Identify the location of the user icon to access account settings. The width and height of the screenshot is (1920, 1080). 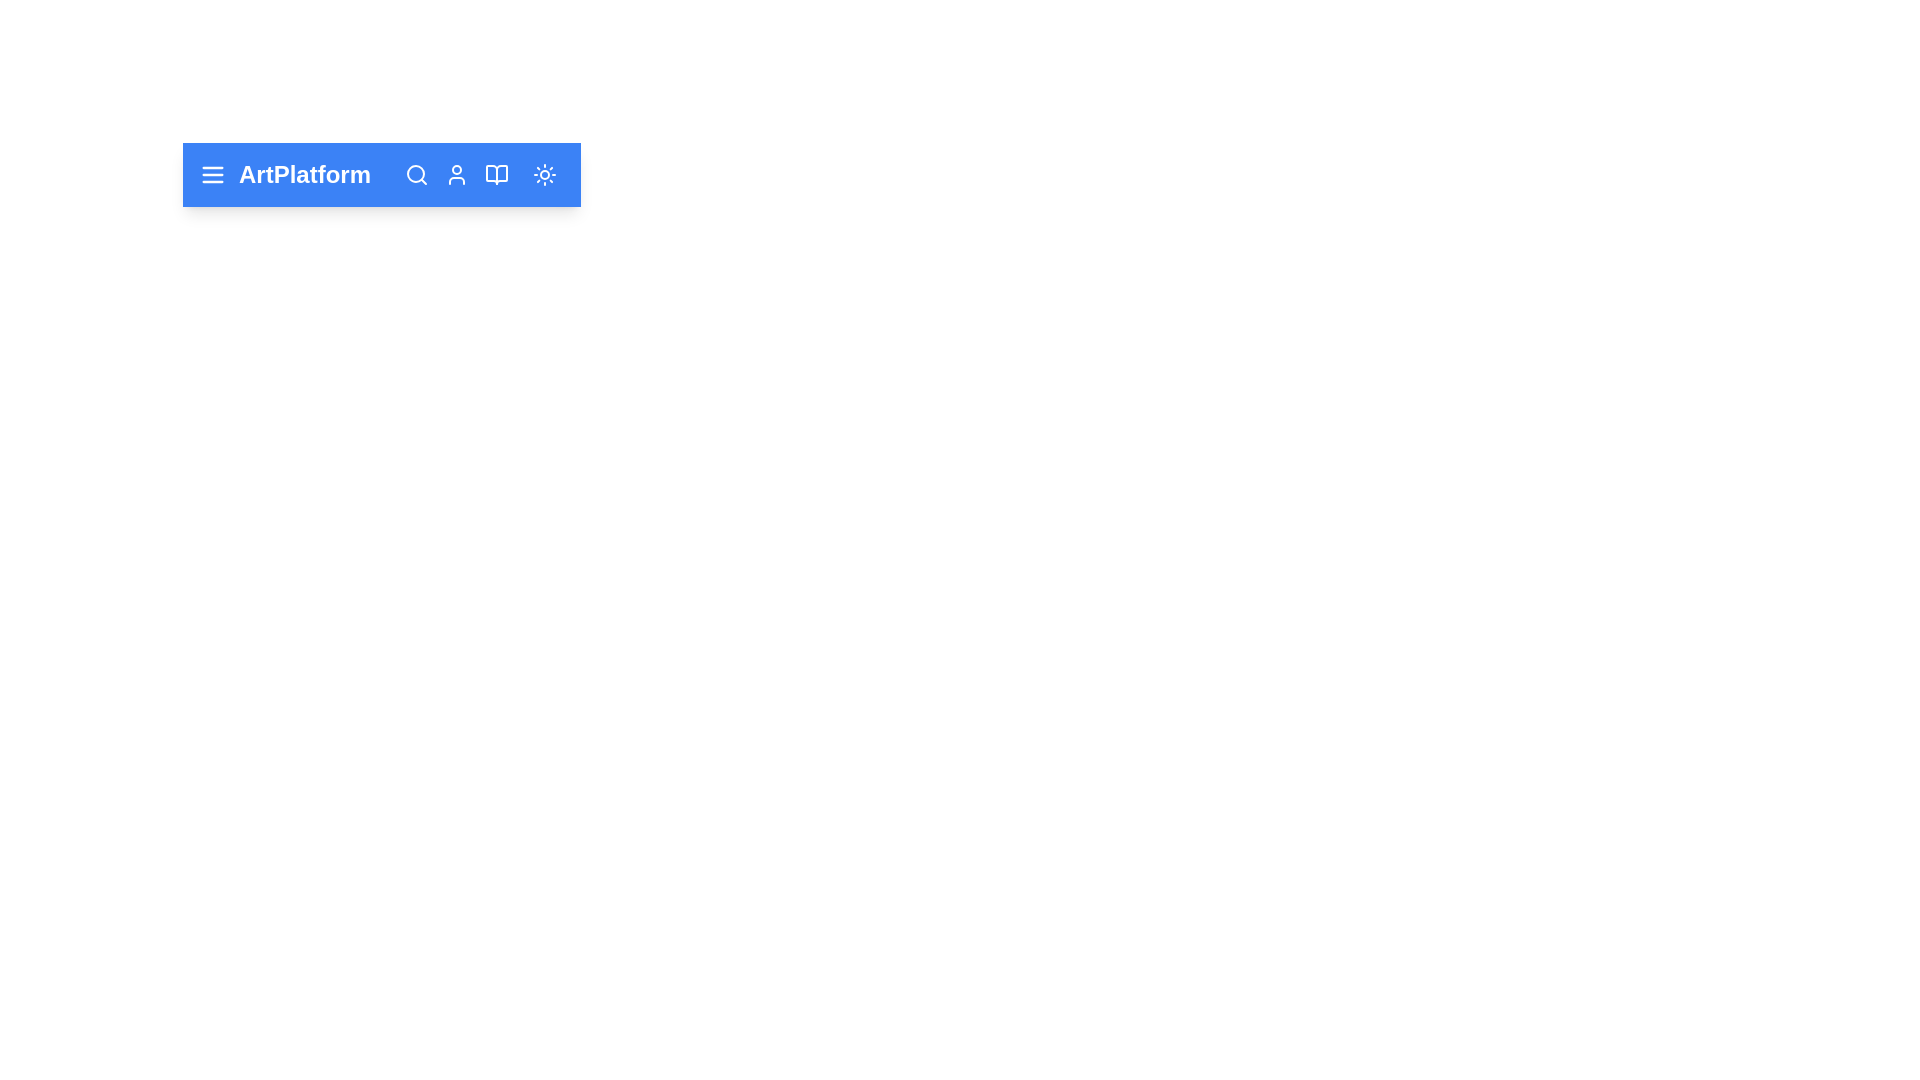
(455, 173).